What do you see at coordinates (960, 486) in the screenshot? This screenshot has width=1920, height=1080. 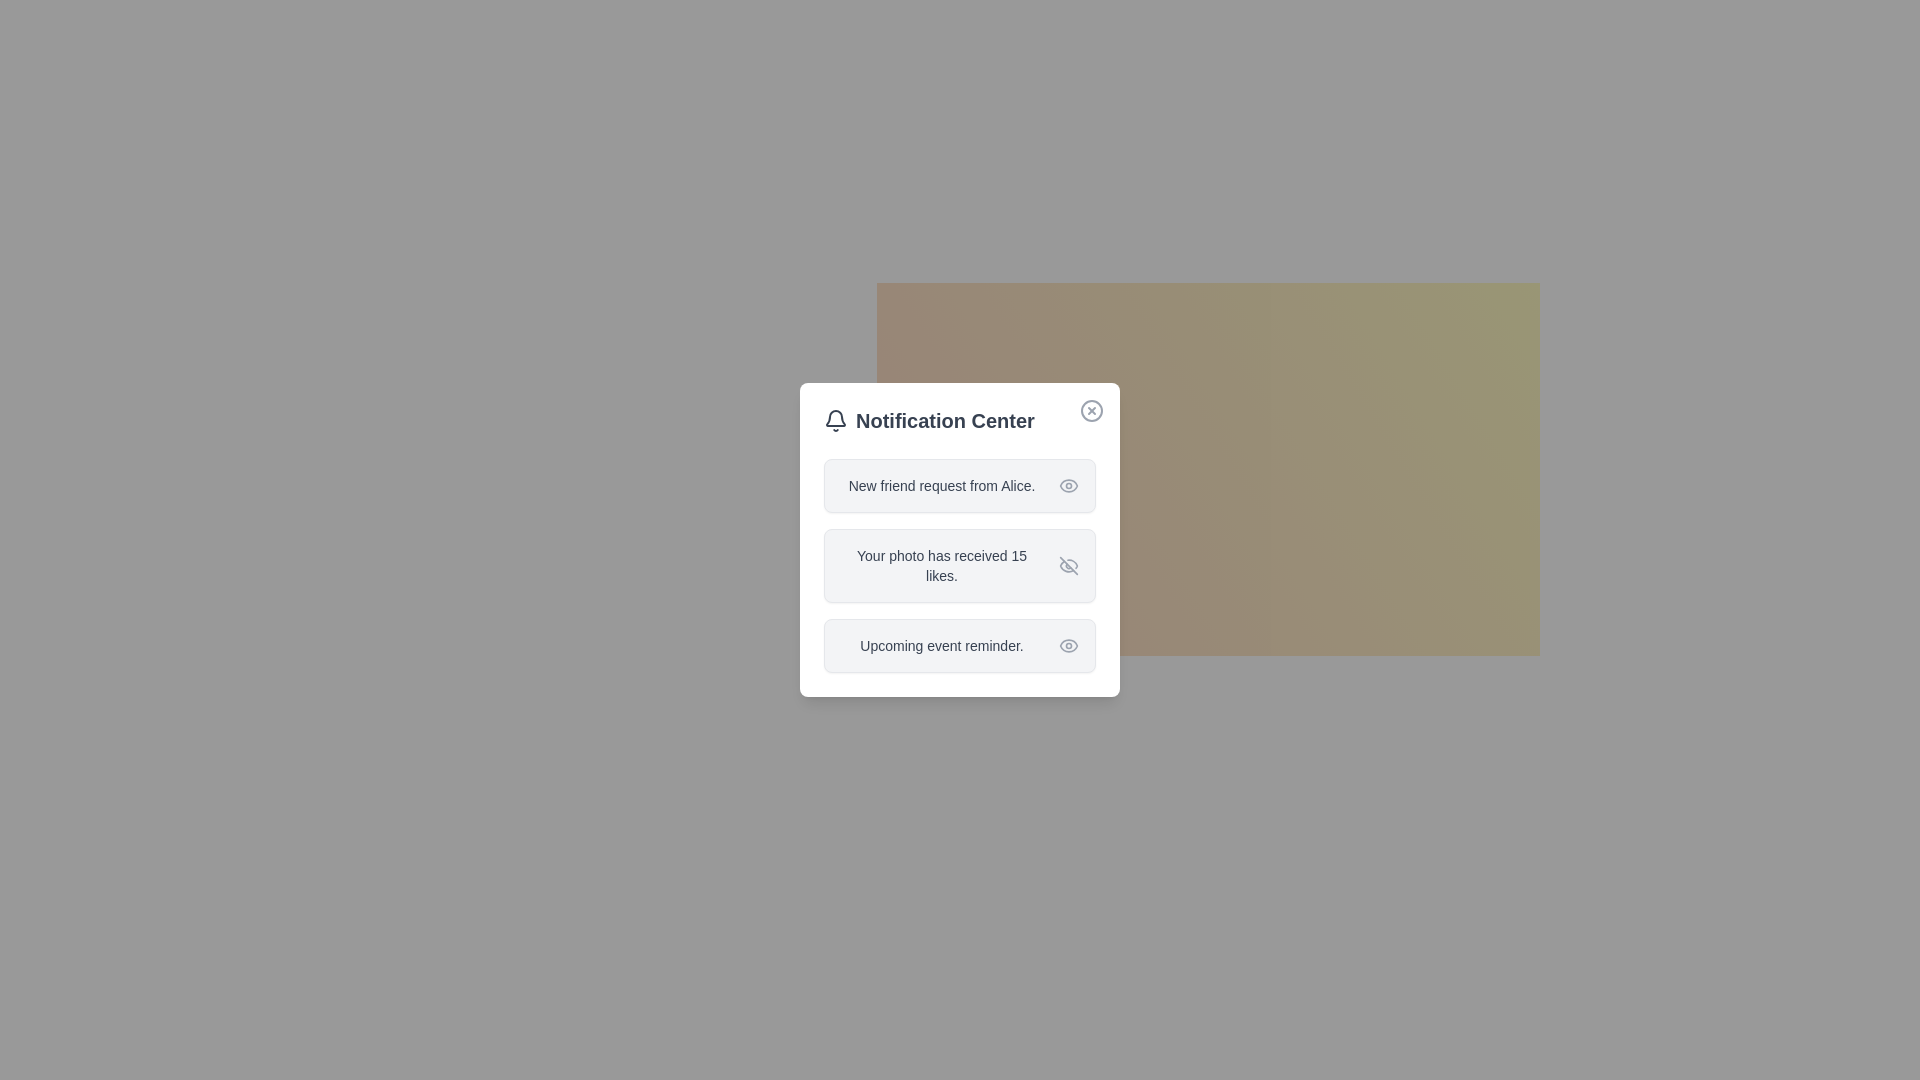 I see `the first notification in the 'Notification Center' to read the notification text about the new friend request` at bounding box center [960, 486].